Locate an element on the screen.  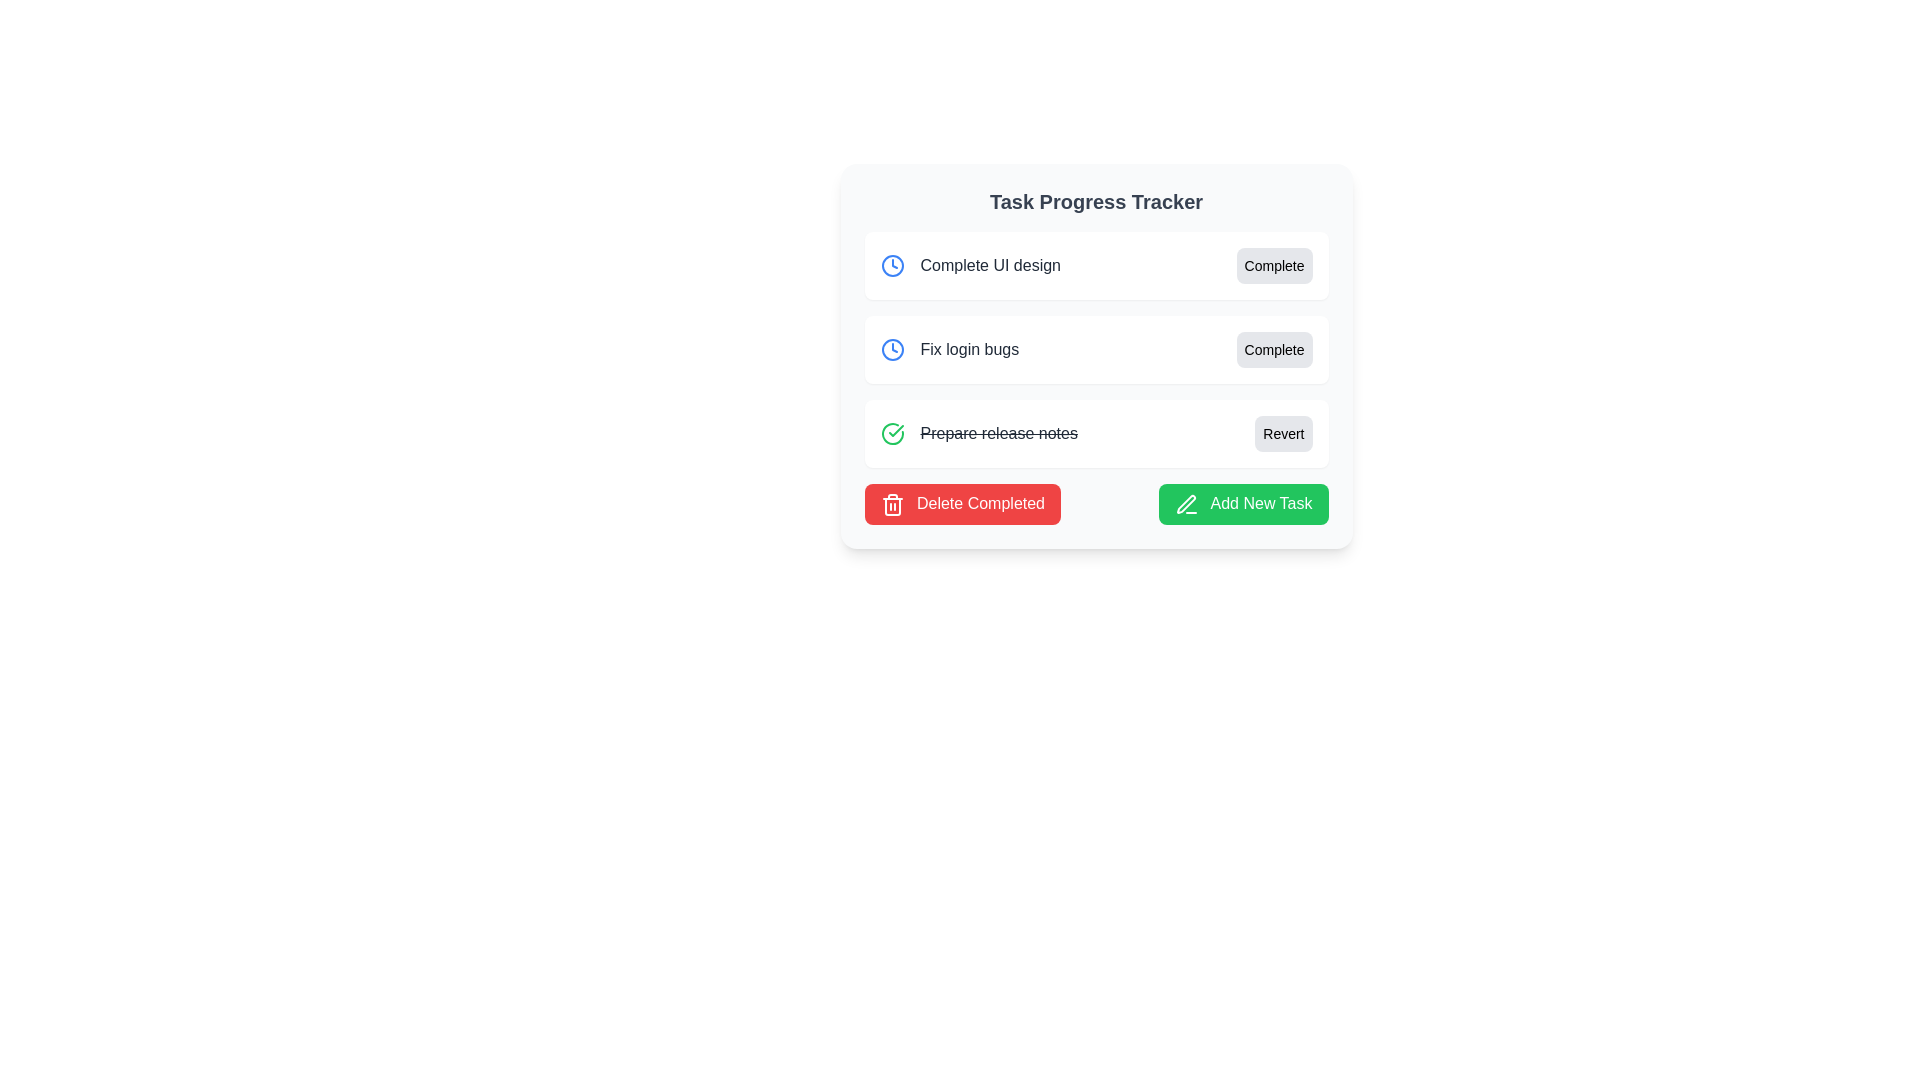
the text label displaying 'Prepare release notes', which indicates a completed task with strikethrough styling and a green checkmark, located in the bottom task row of the Task Progress Tracker interface is located at coordinates (979, 433).